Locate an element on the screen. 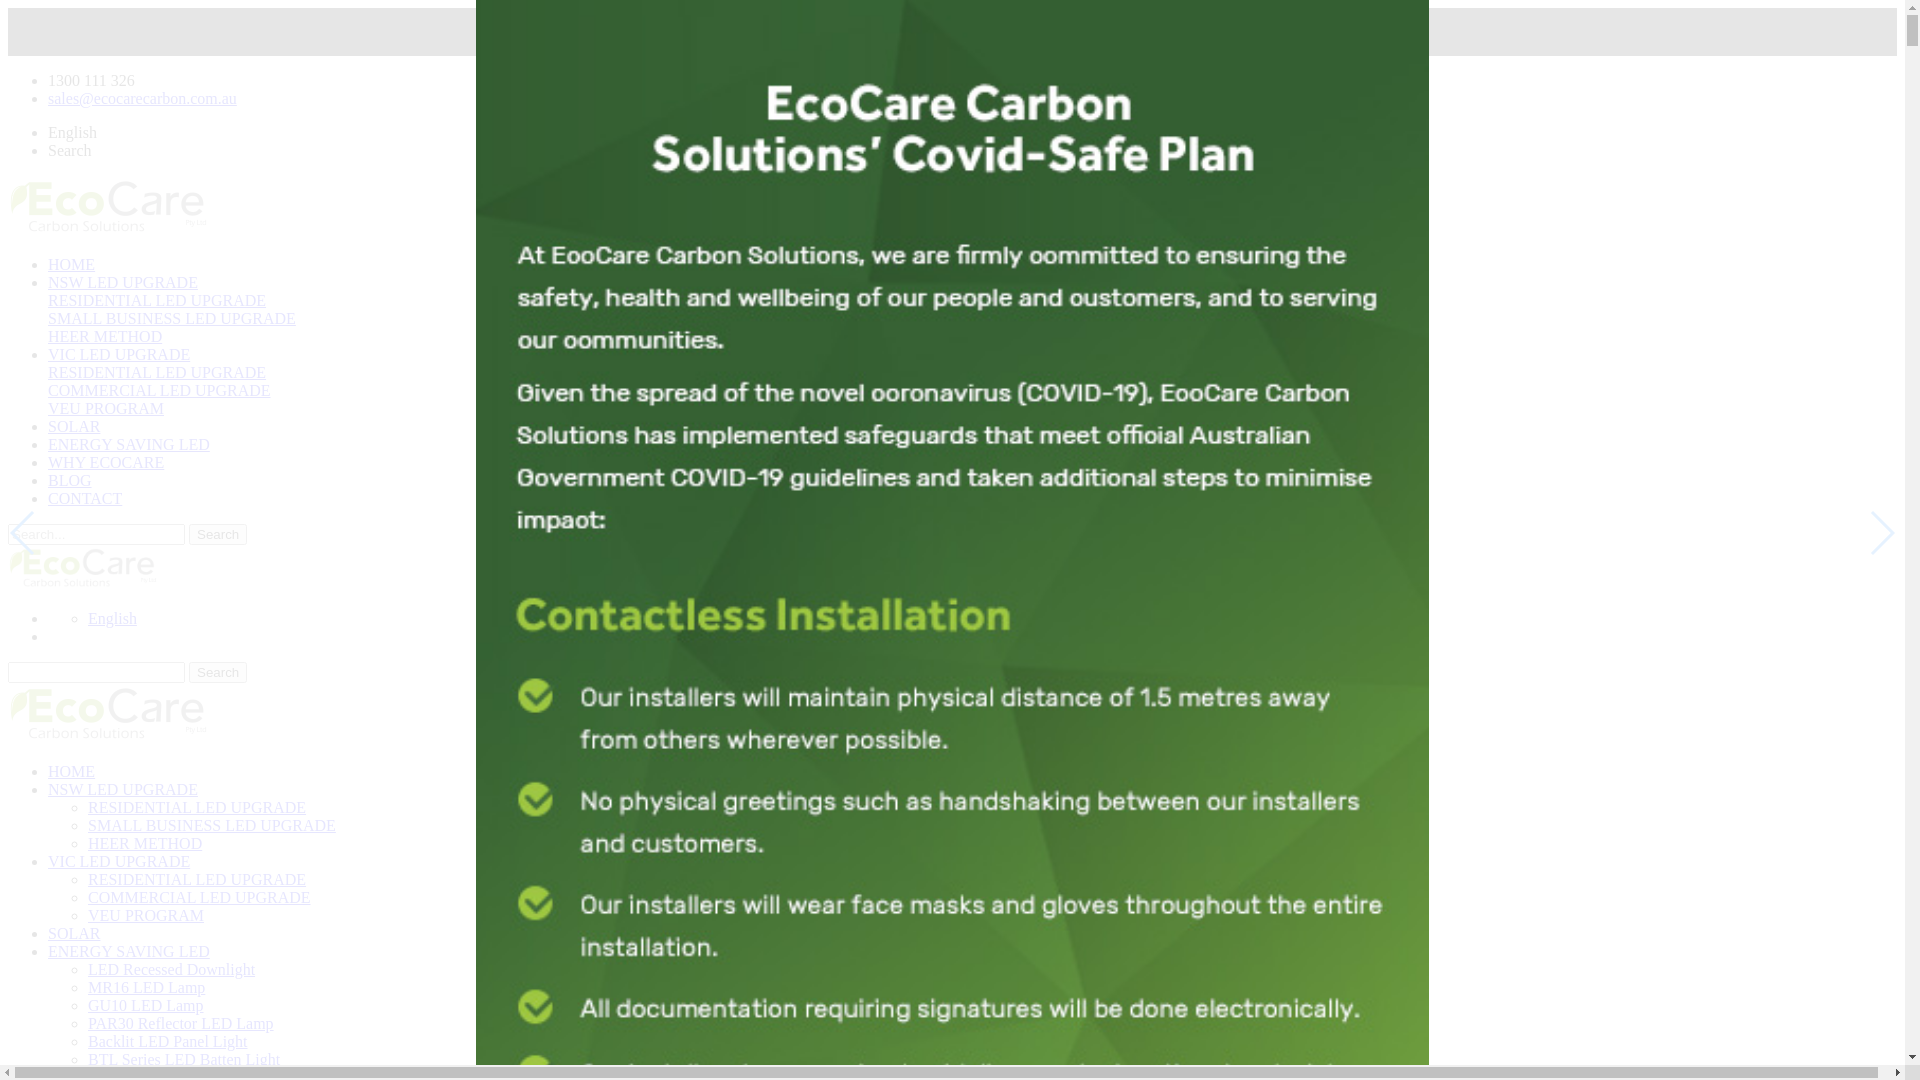  'EcoCare Carbon Solution.' is located at coordinates (107, 712).